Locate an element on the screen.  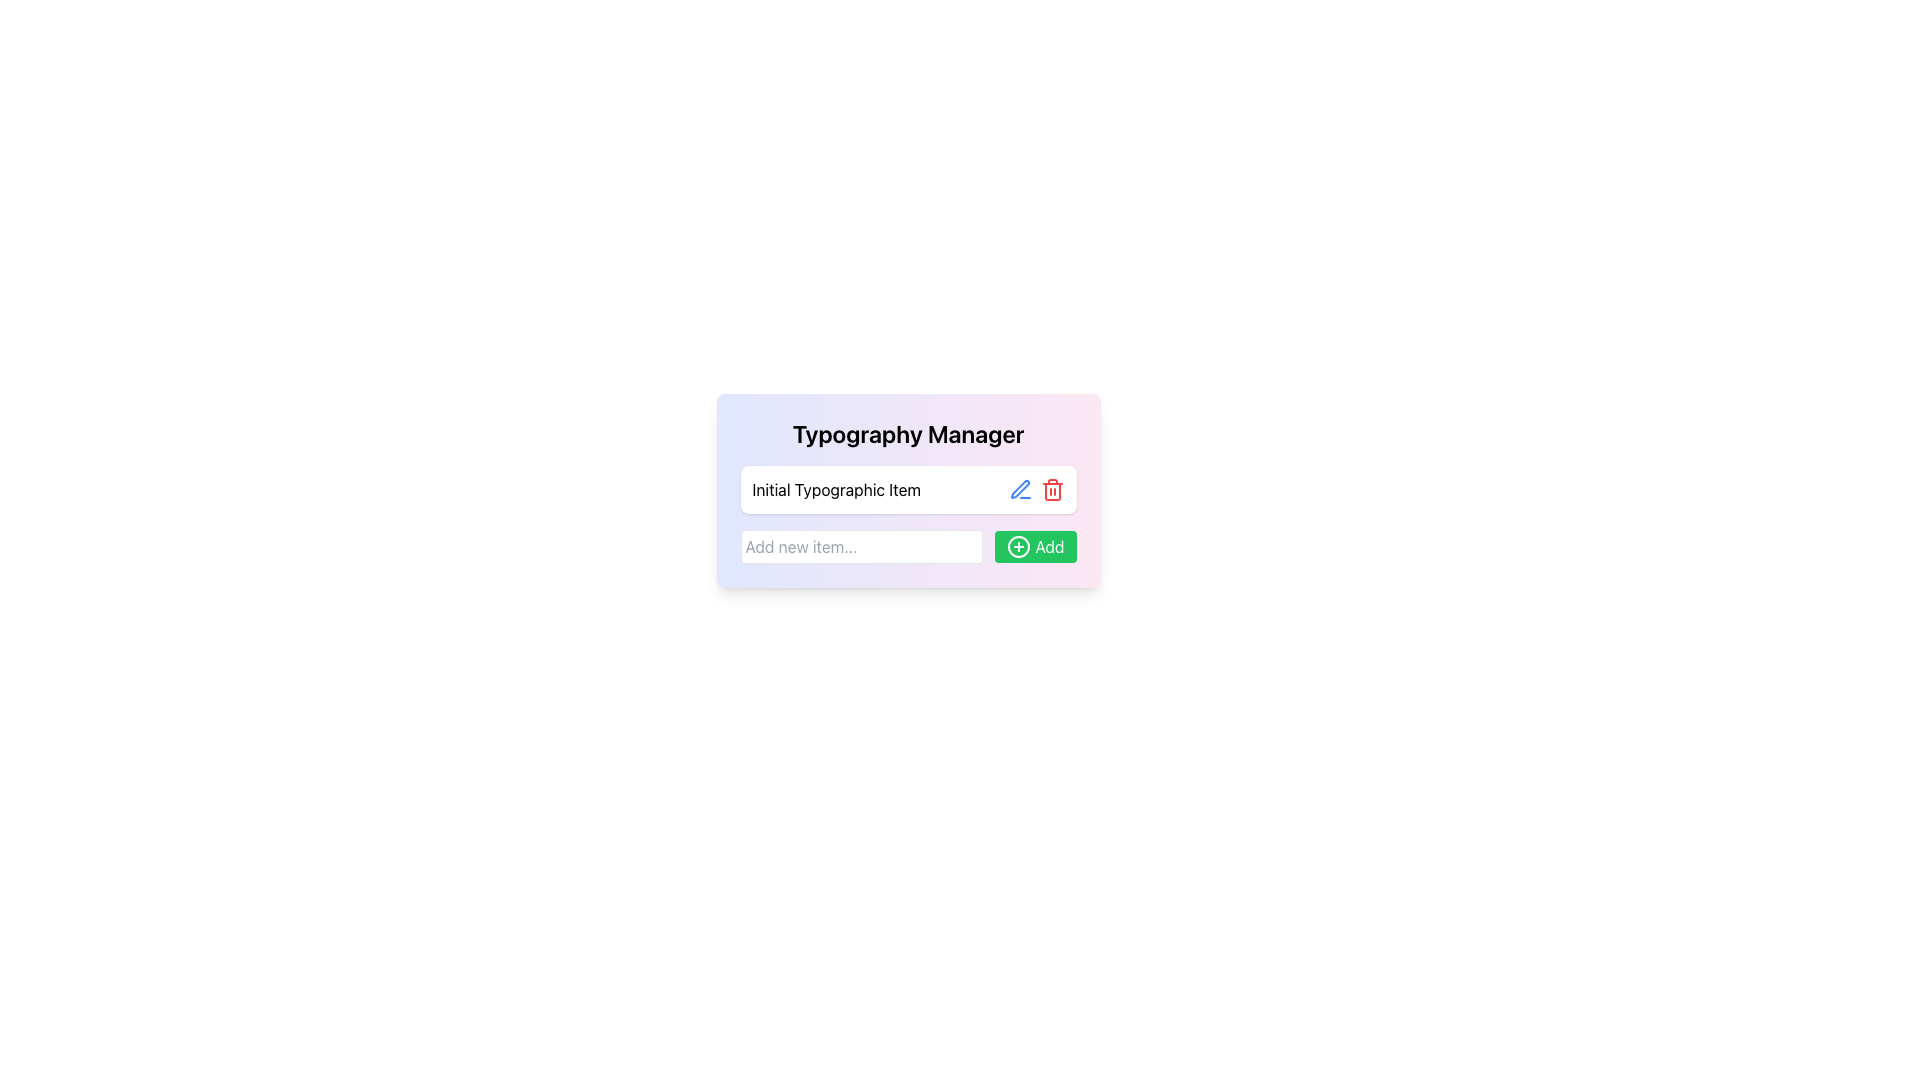
the text label 'Initial Typographic Item' is located at coordinates (907, 489).